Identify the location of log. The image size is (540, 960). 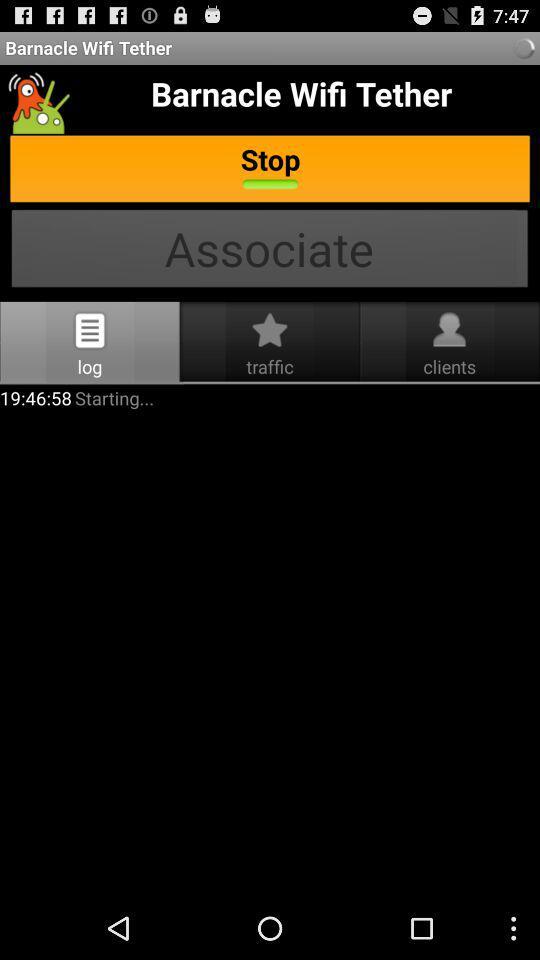
(89, 330).